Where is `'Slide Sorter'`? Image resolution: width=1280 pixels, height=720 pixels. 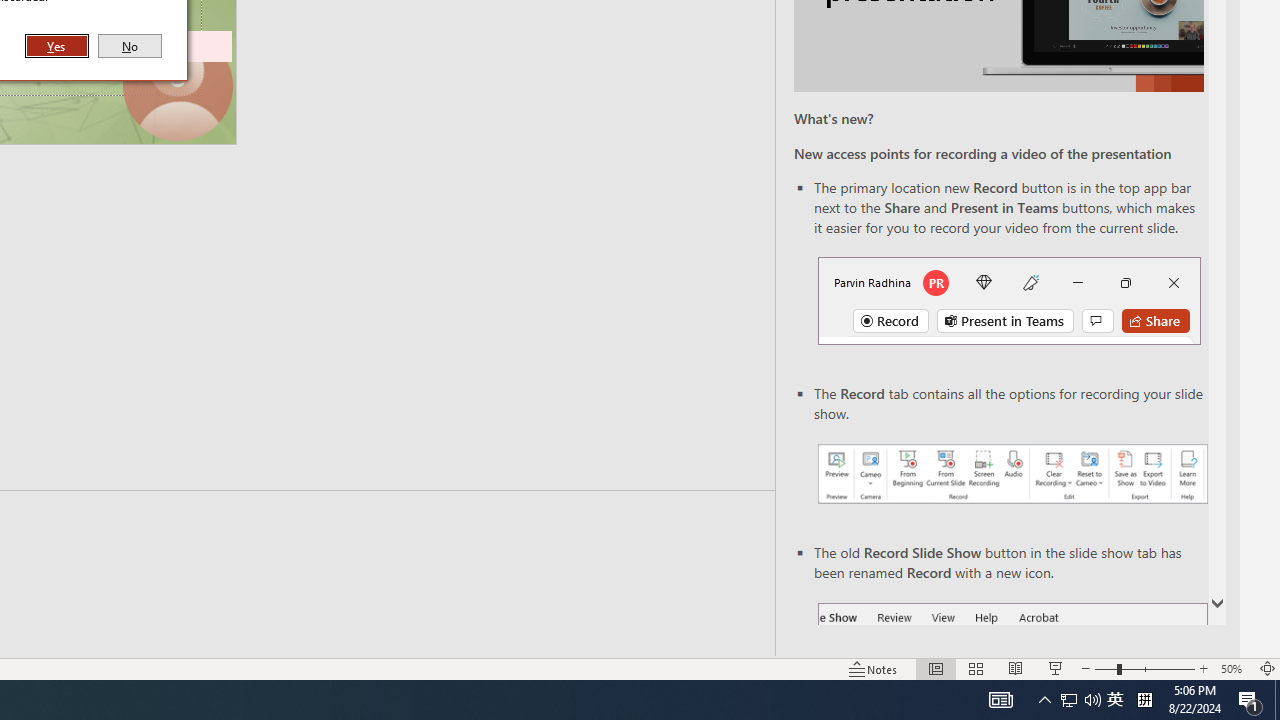 'Slide Sorter' is located at coordinates (976, 669).